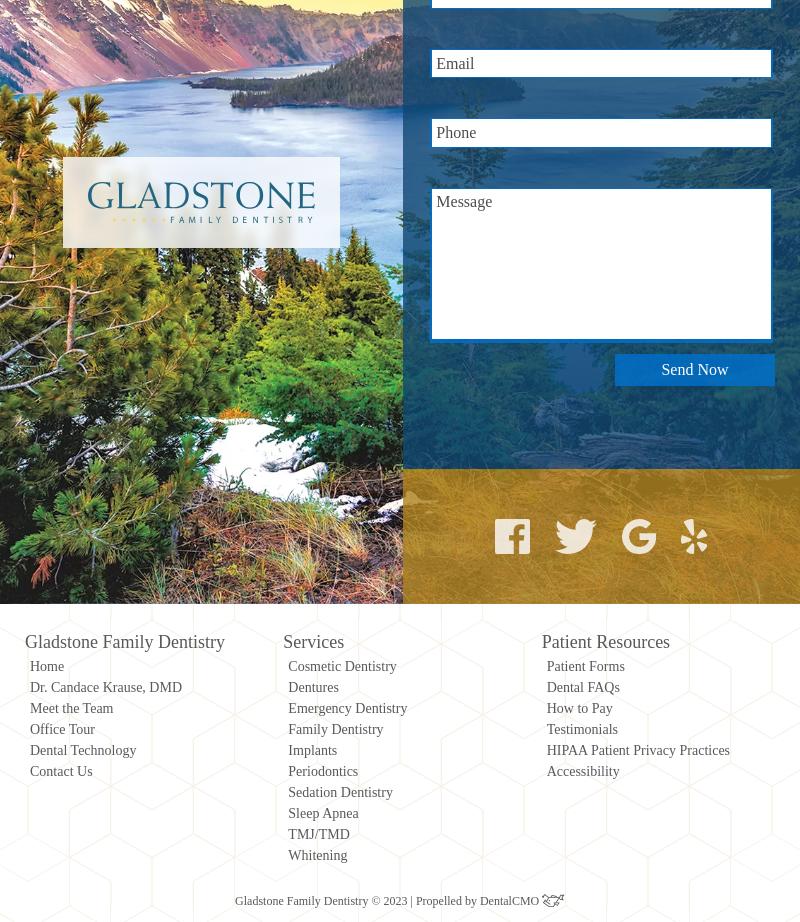  What do you see at coordinates (541, 640) in the screenshot?
I see `'Patient Resources'` at bounding box center [541, 640].